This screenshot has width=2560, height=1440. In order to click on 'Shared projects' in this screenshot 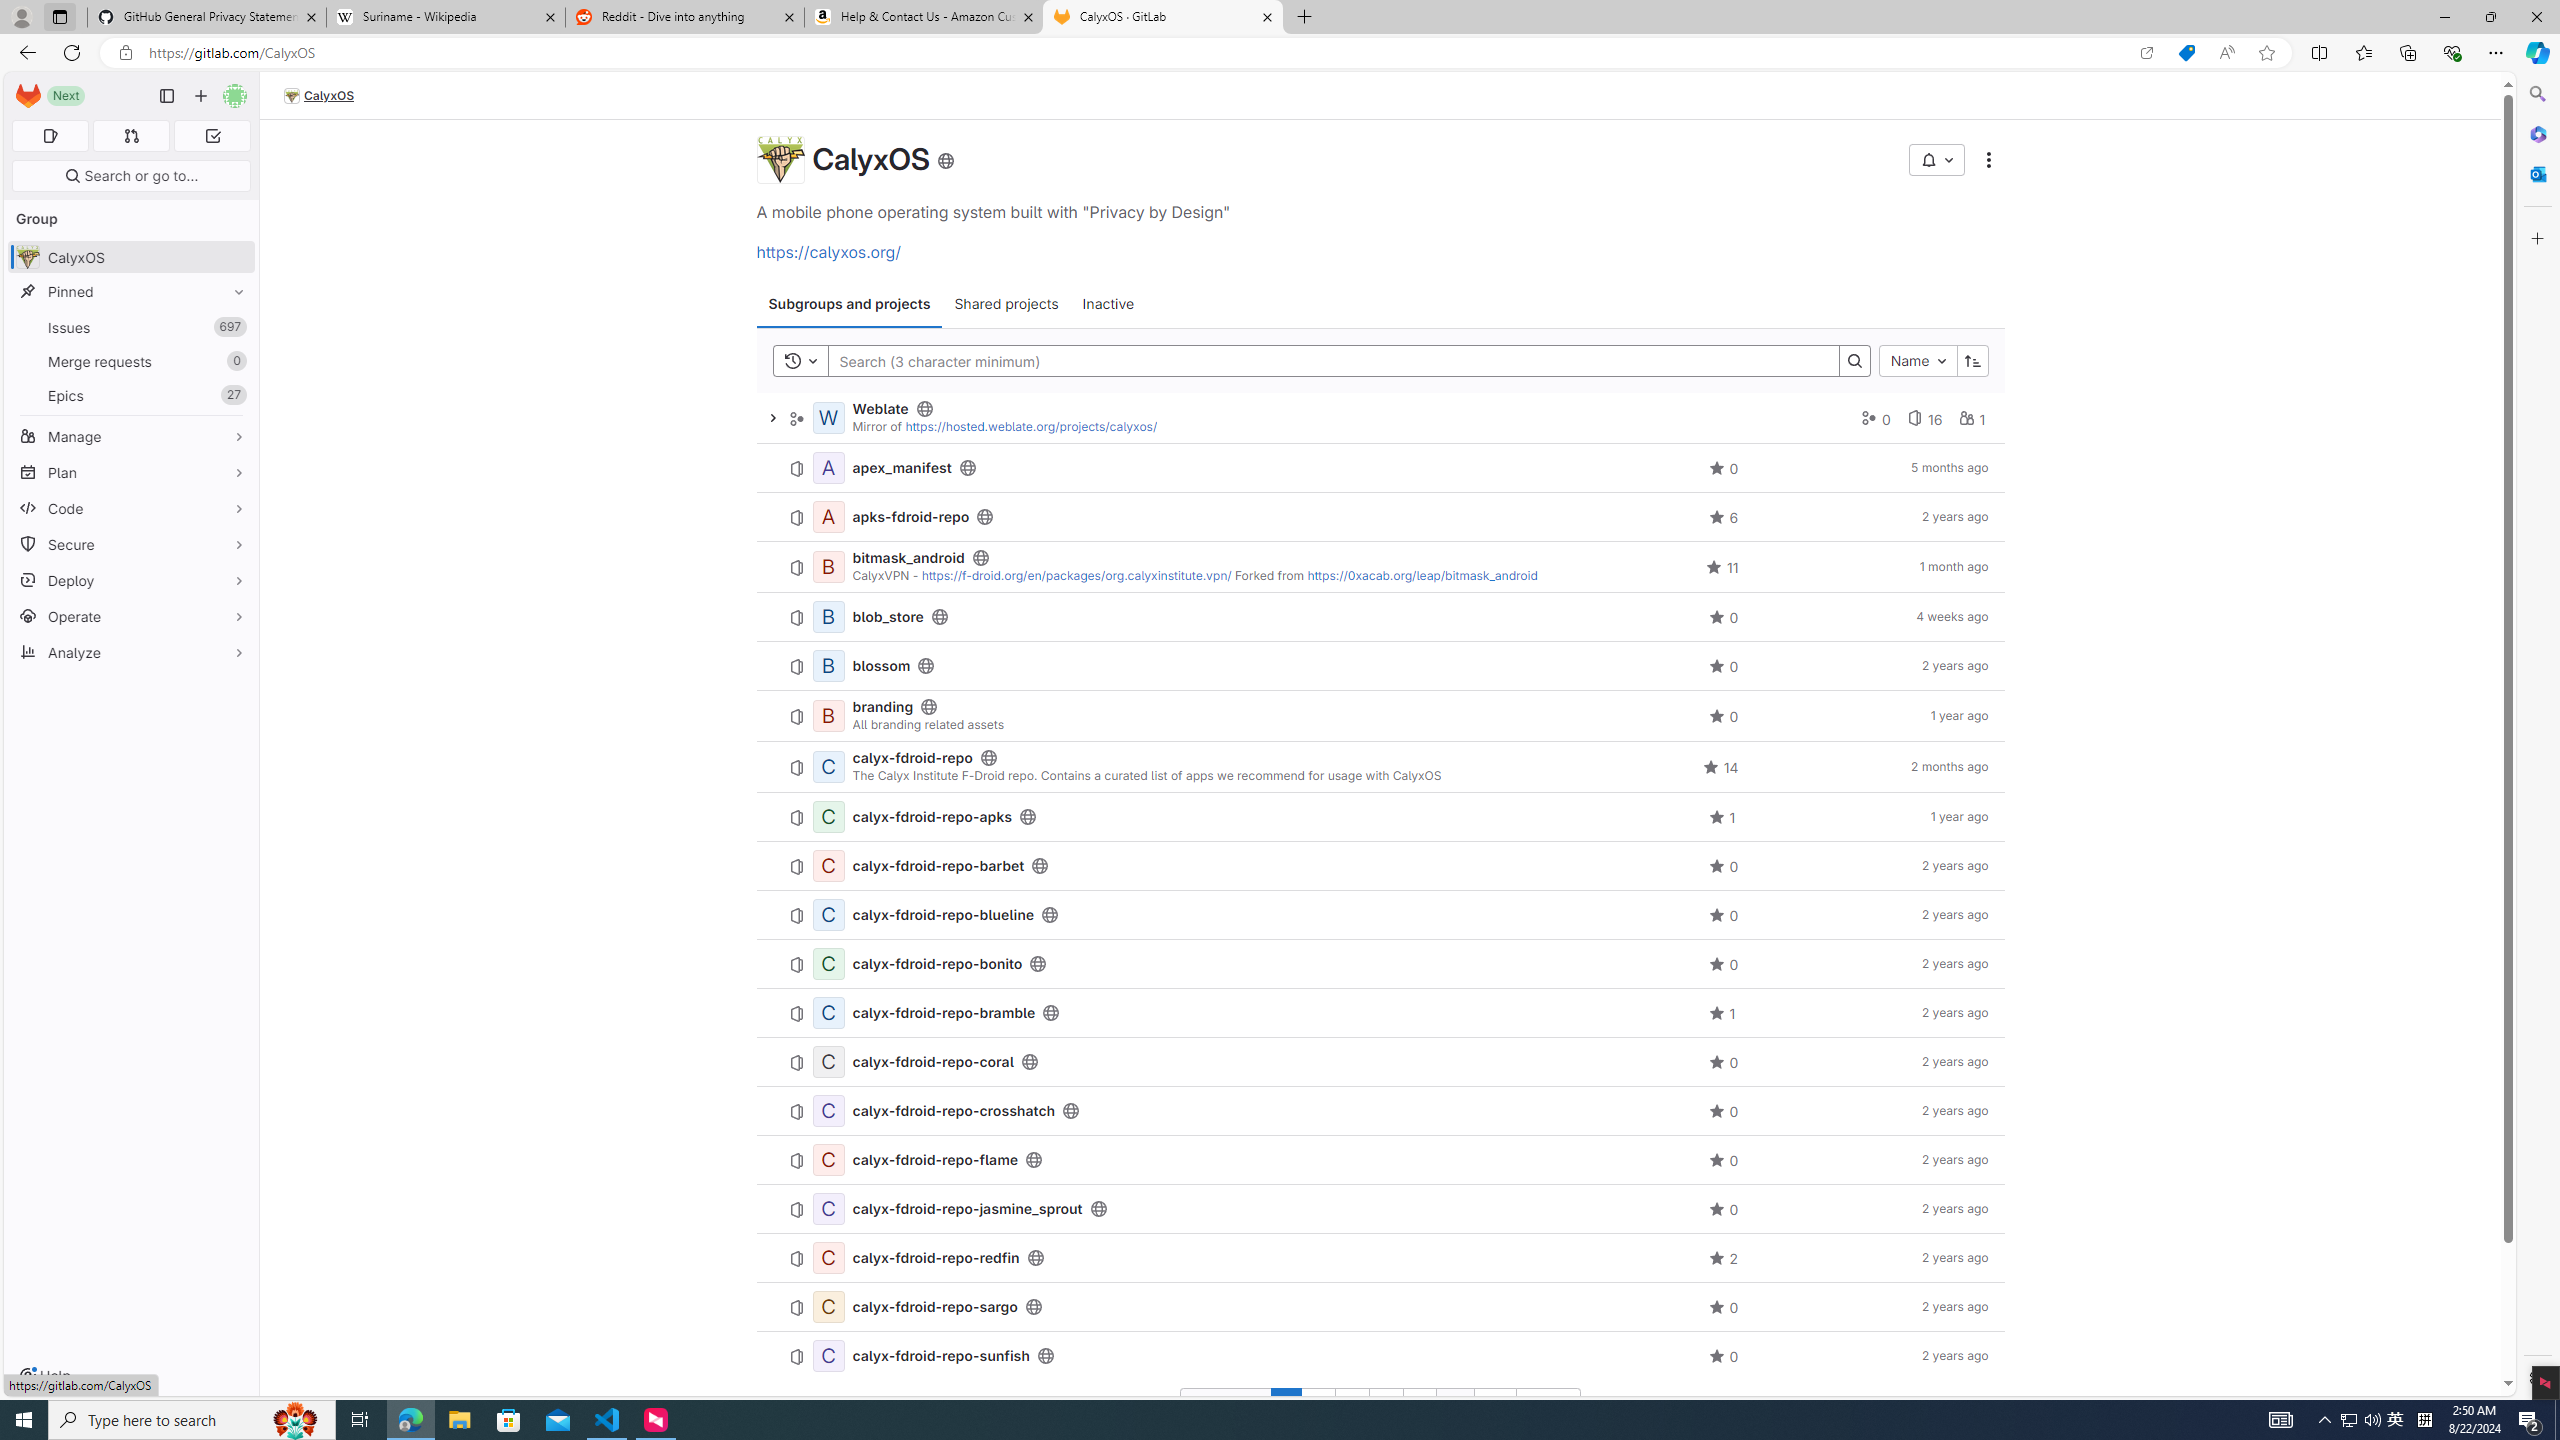, I will do `click(1006, 302)`.